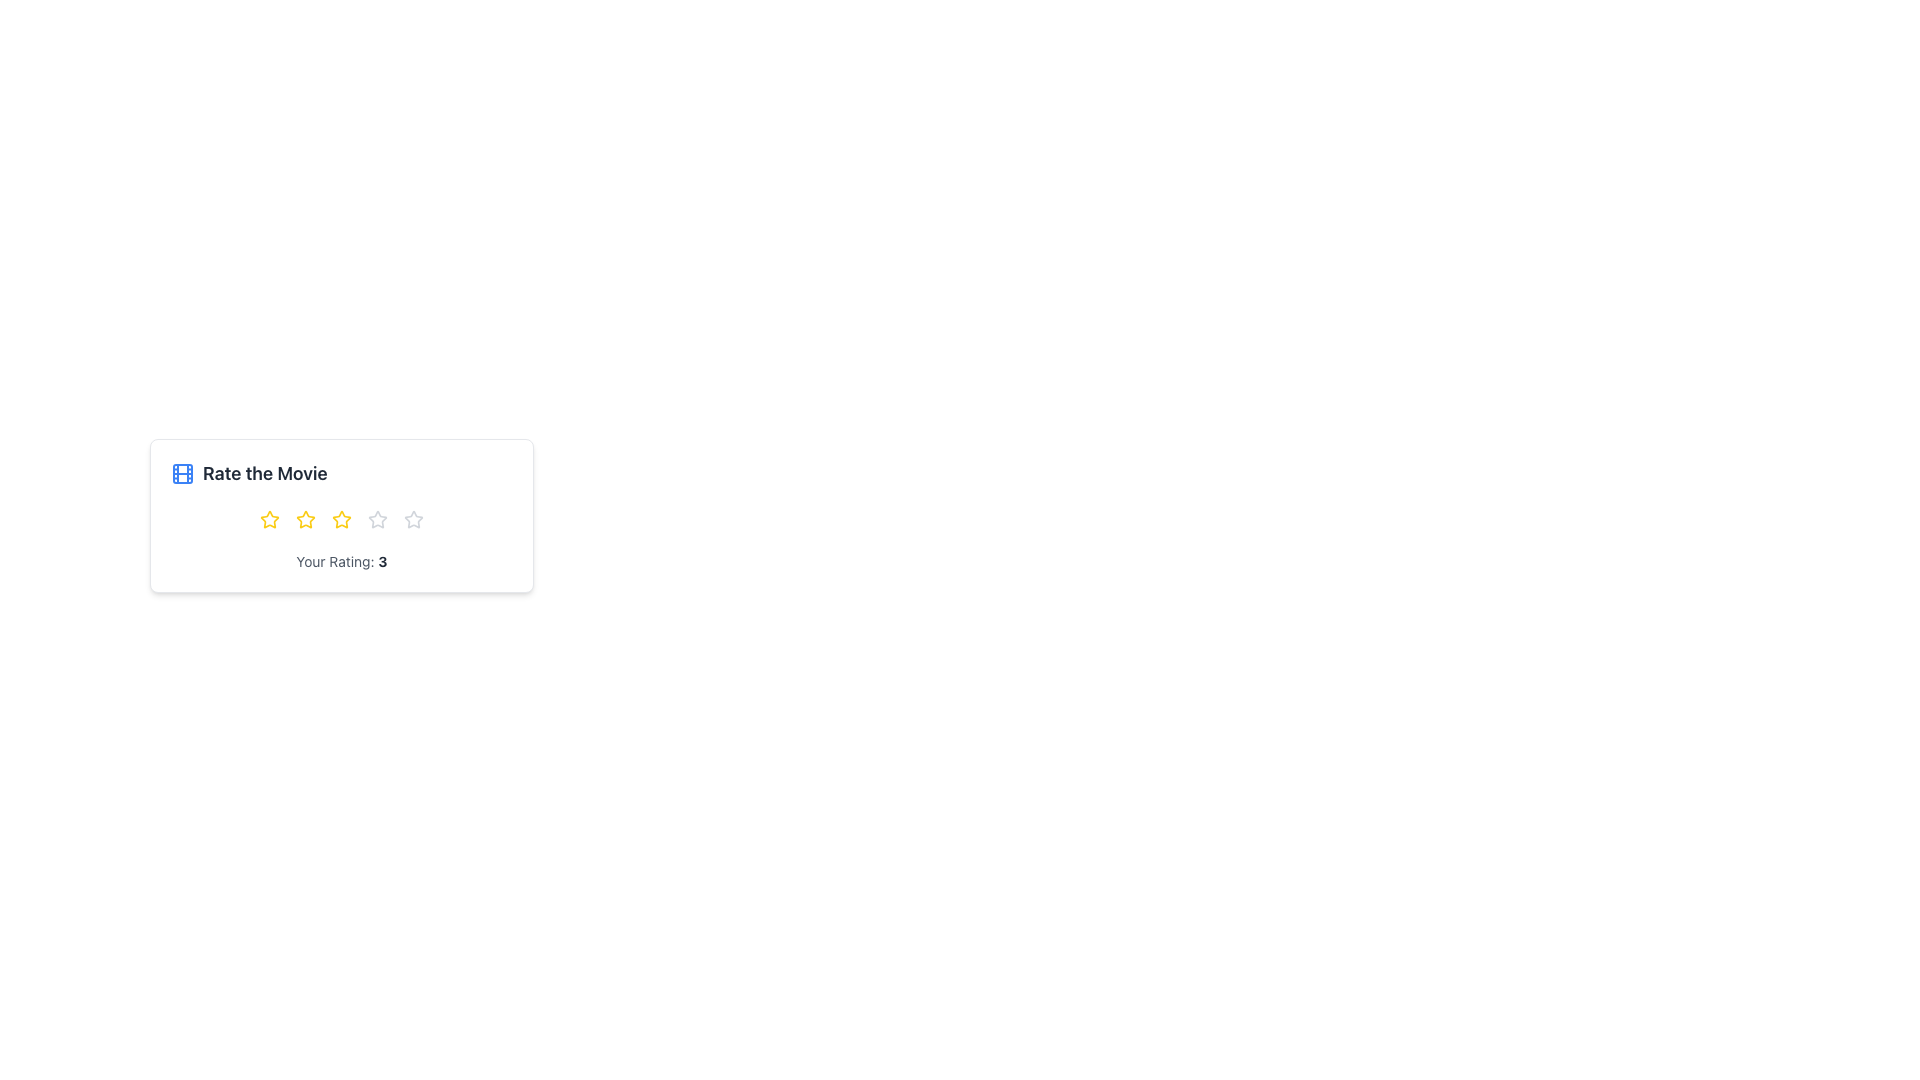 This screenshot has height=1080, width=1920. I want to click on the third yellow star icon with a red inner fill in the 'Rate the Movie' section, so click(305, 518).